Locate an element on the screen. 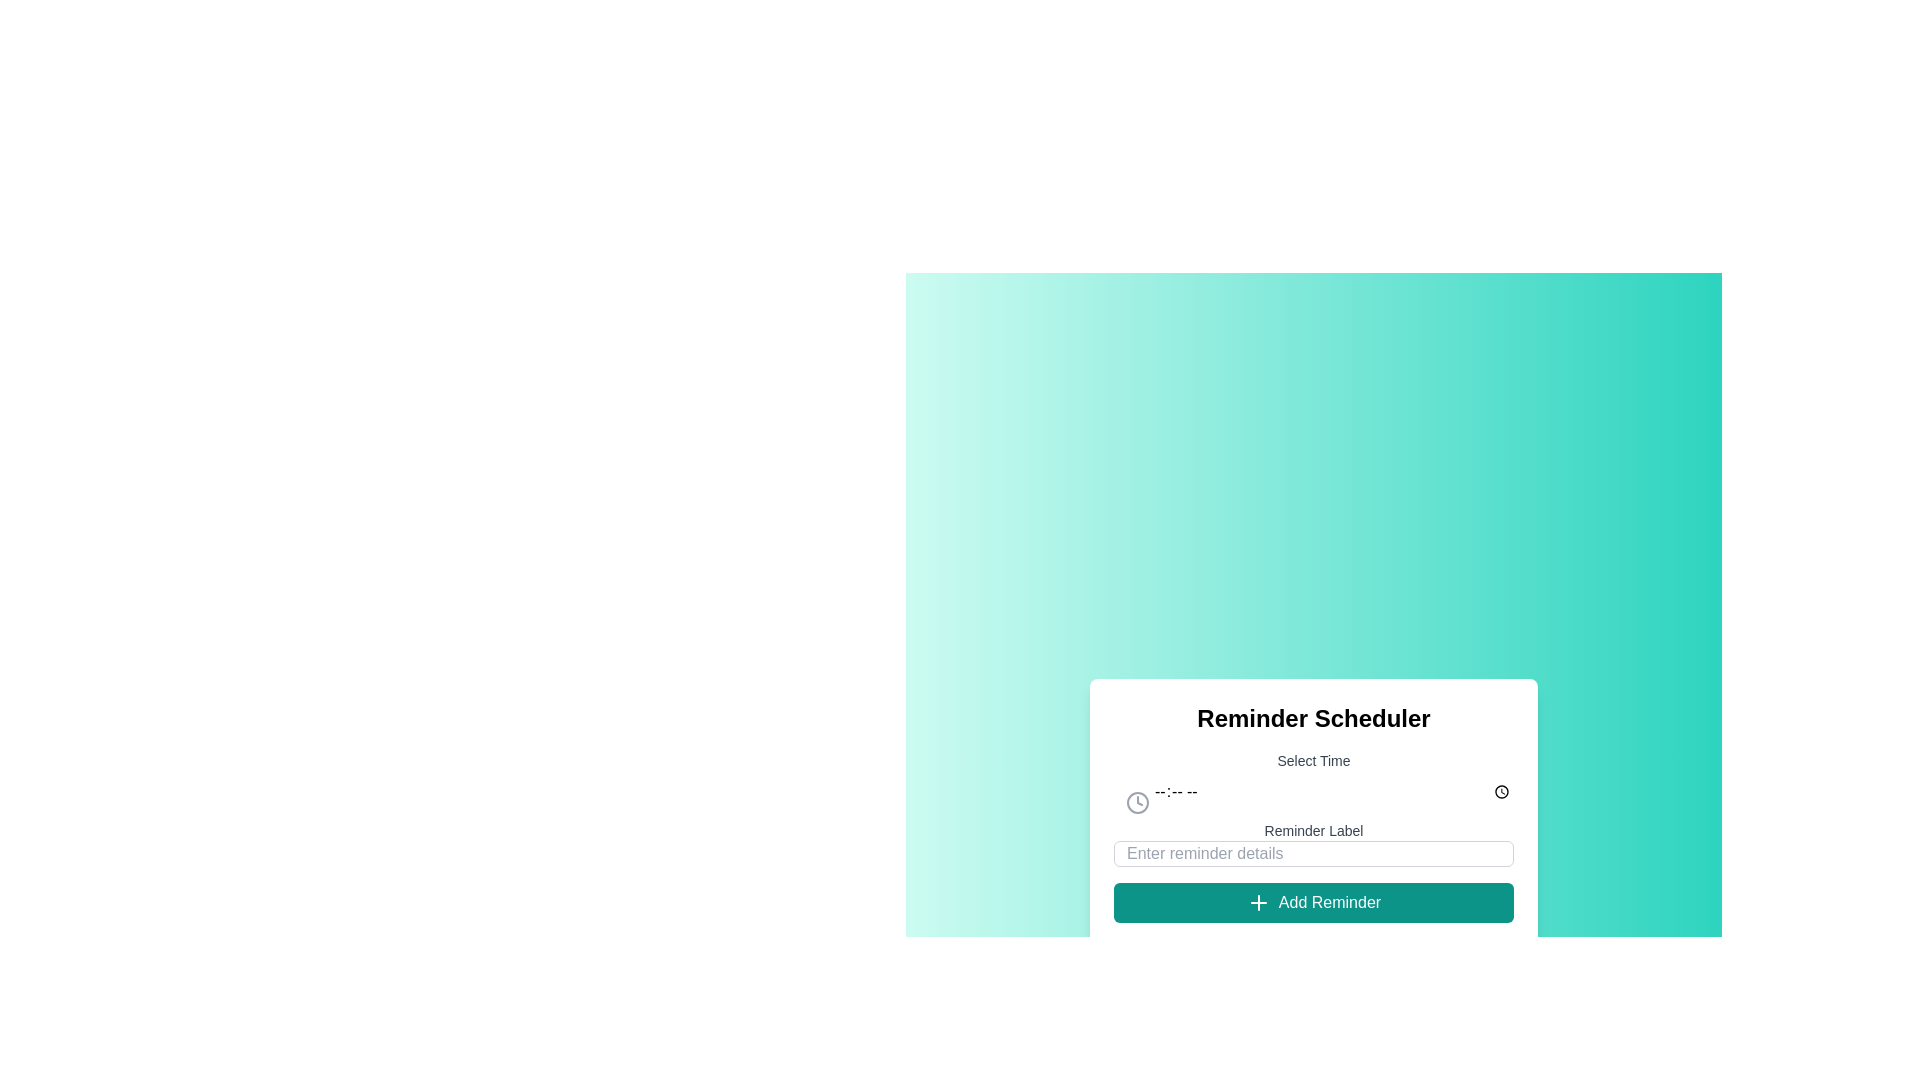 The image size is (1920, 1080). the text input field for reminders, which is centrally located below the 'Select Time' section and above the 'Add Reminder' button is located at coordinates (1314, 844).